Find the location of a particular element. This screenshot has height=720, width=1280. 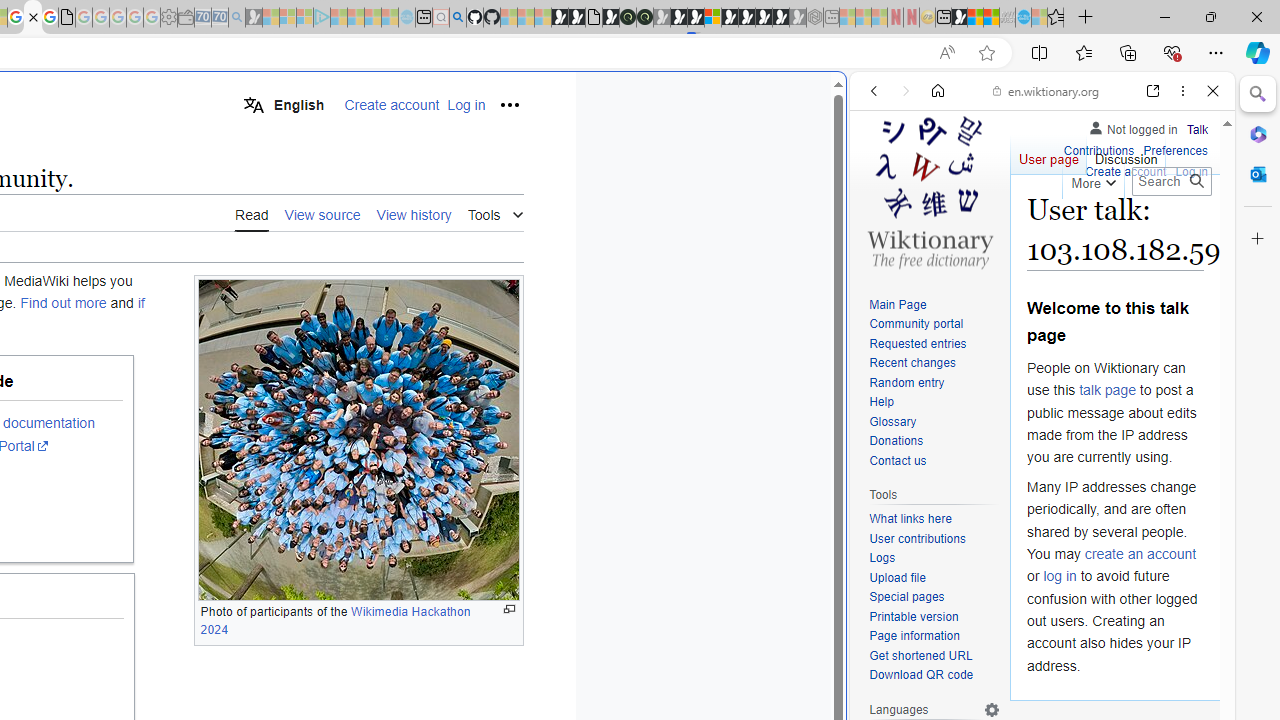

'Services - Maintenance | Sky Blue Bikes - Sky Blue Bikes' is located at coordinates (1023, 17).